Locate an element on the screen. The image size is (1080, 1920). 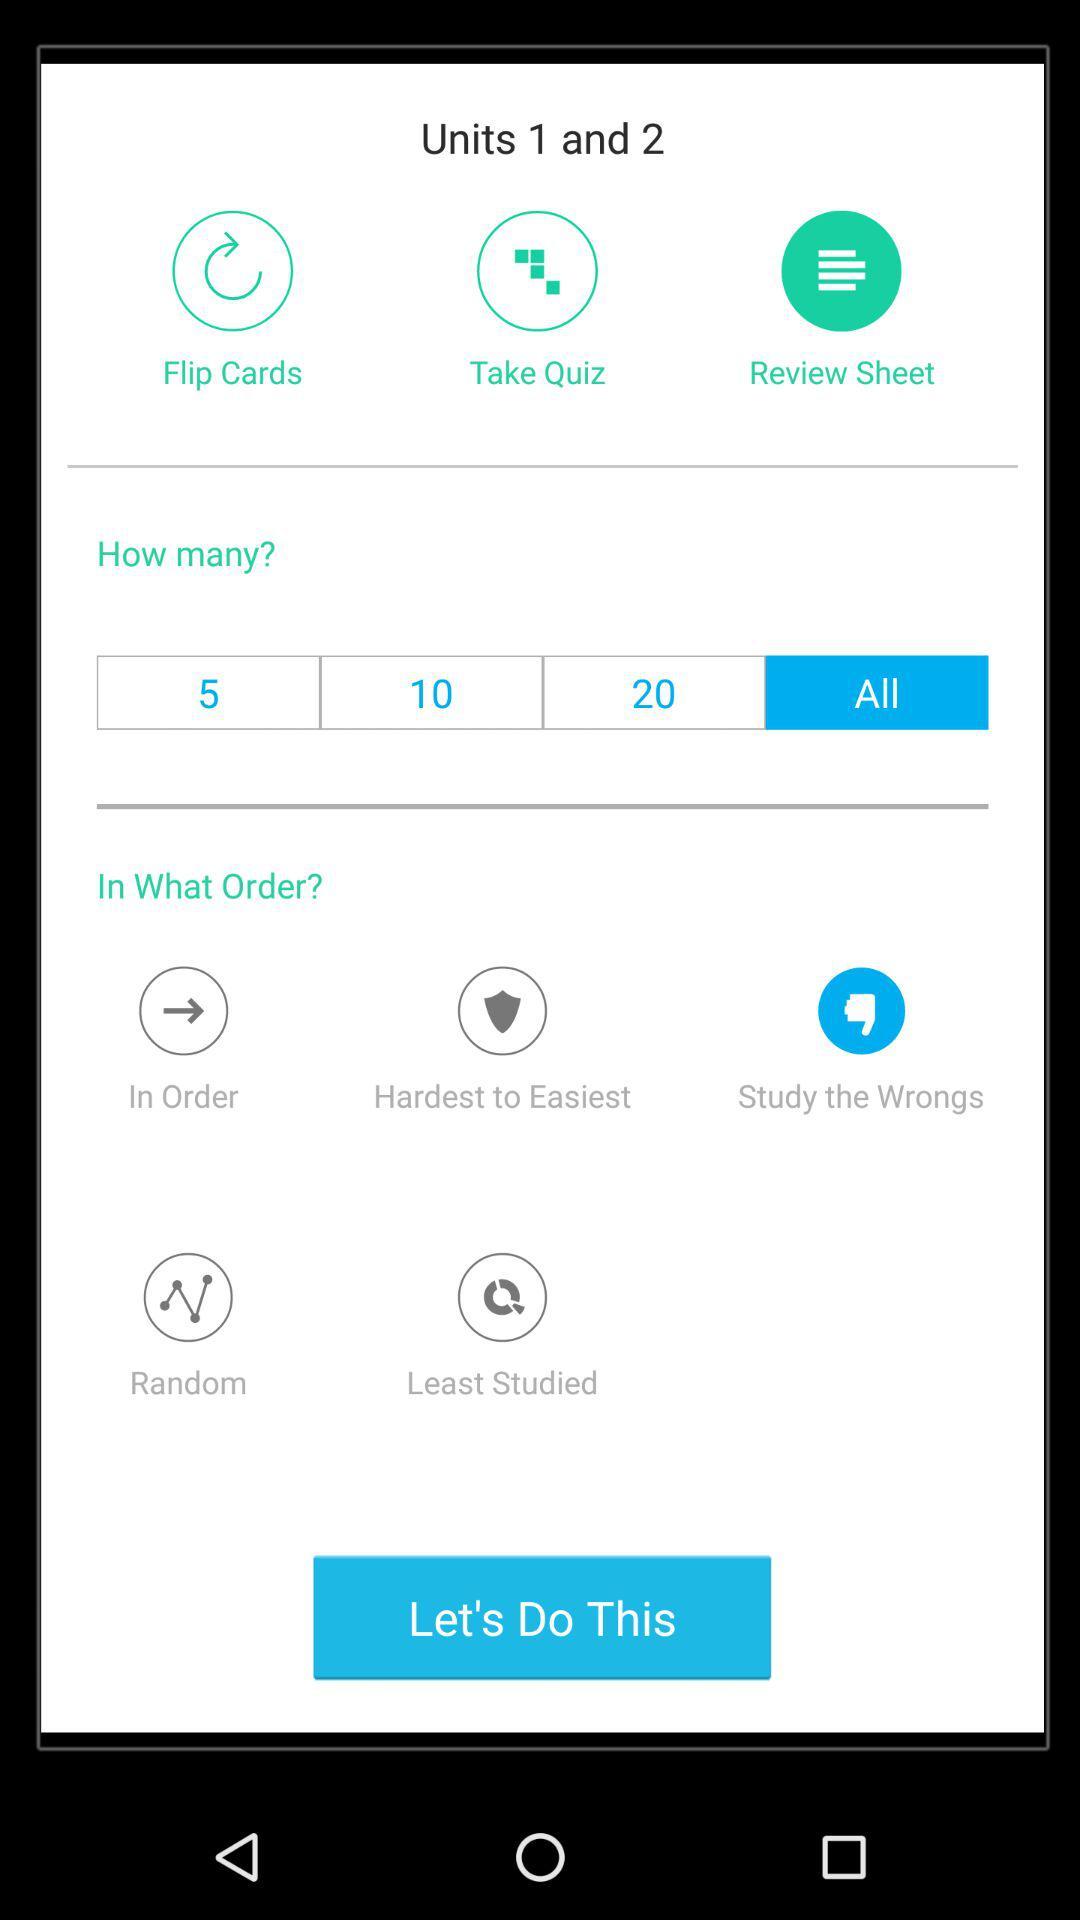
option to look at what you 've studied the least is located at coordinates (501, 1297).